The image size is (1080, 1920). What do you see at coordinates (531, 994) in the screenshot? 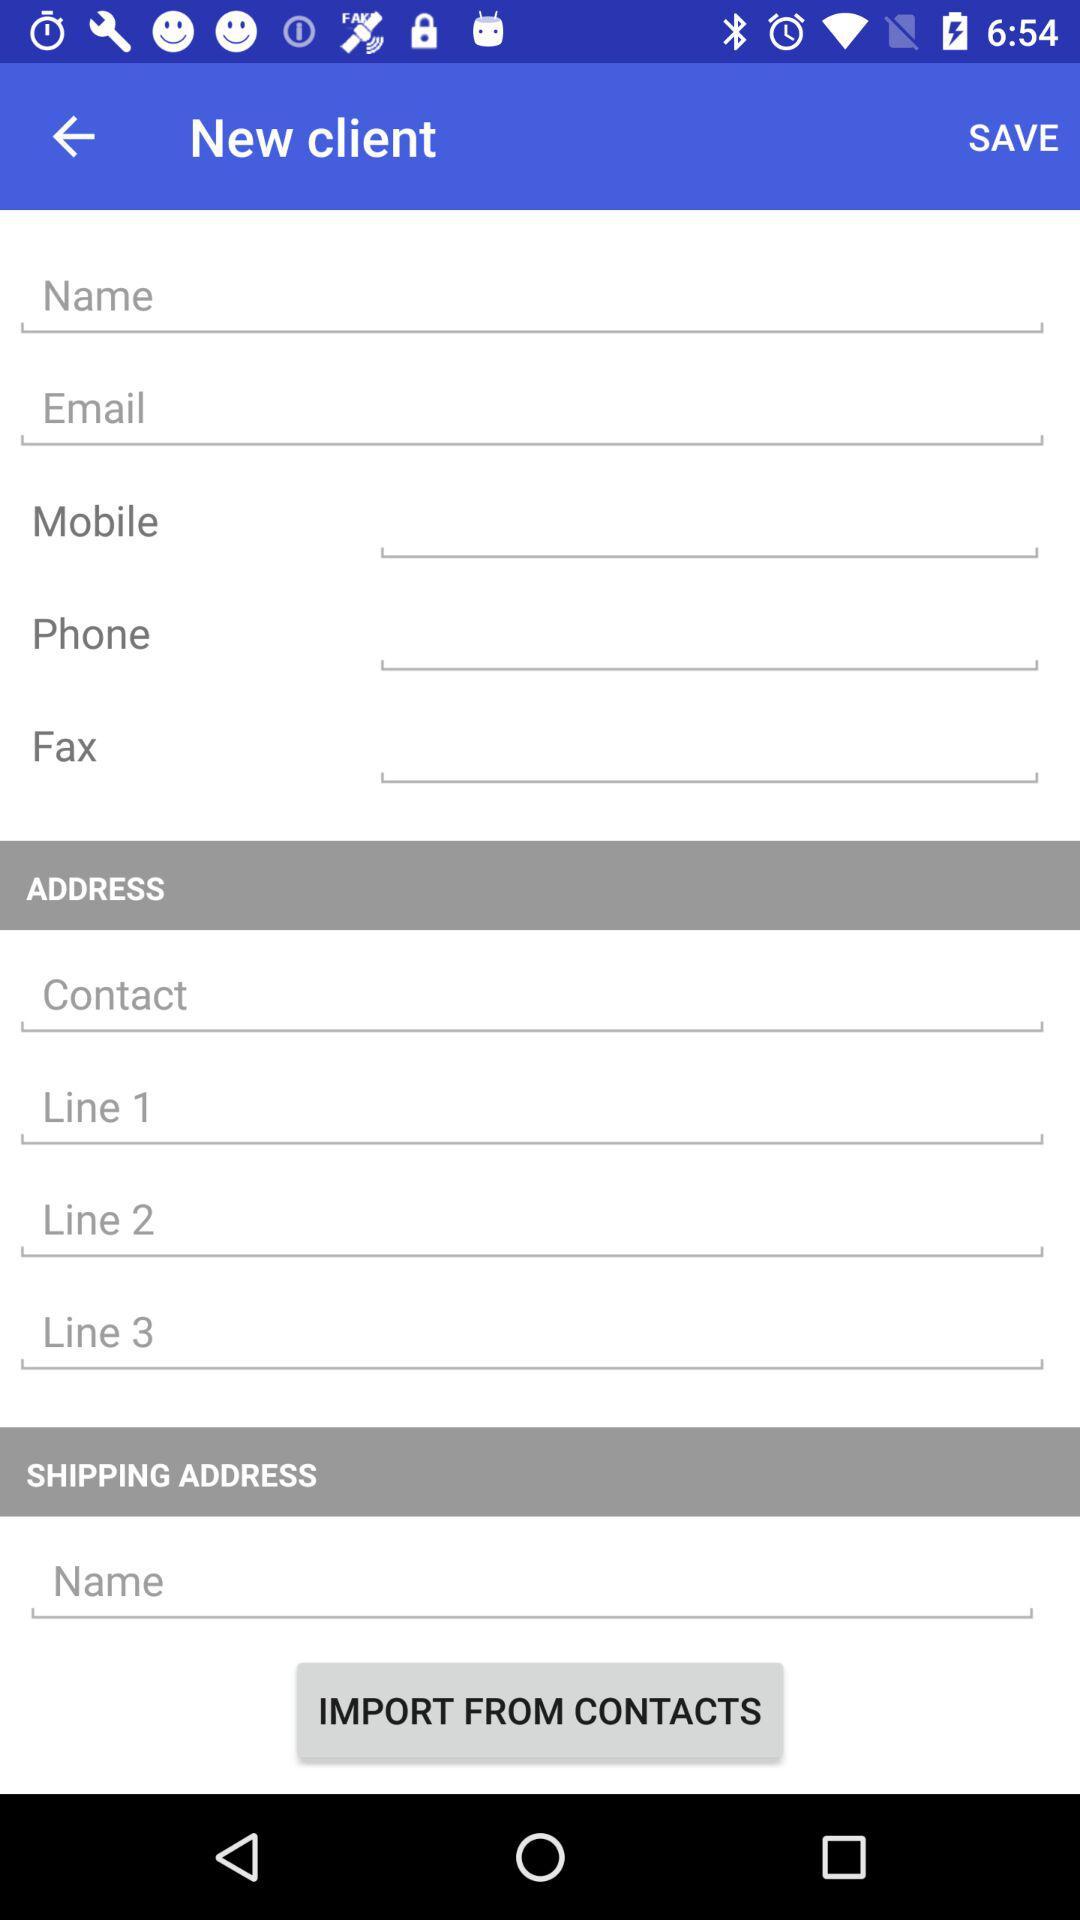
I see `get in touch` at bounding box center [531, 994].